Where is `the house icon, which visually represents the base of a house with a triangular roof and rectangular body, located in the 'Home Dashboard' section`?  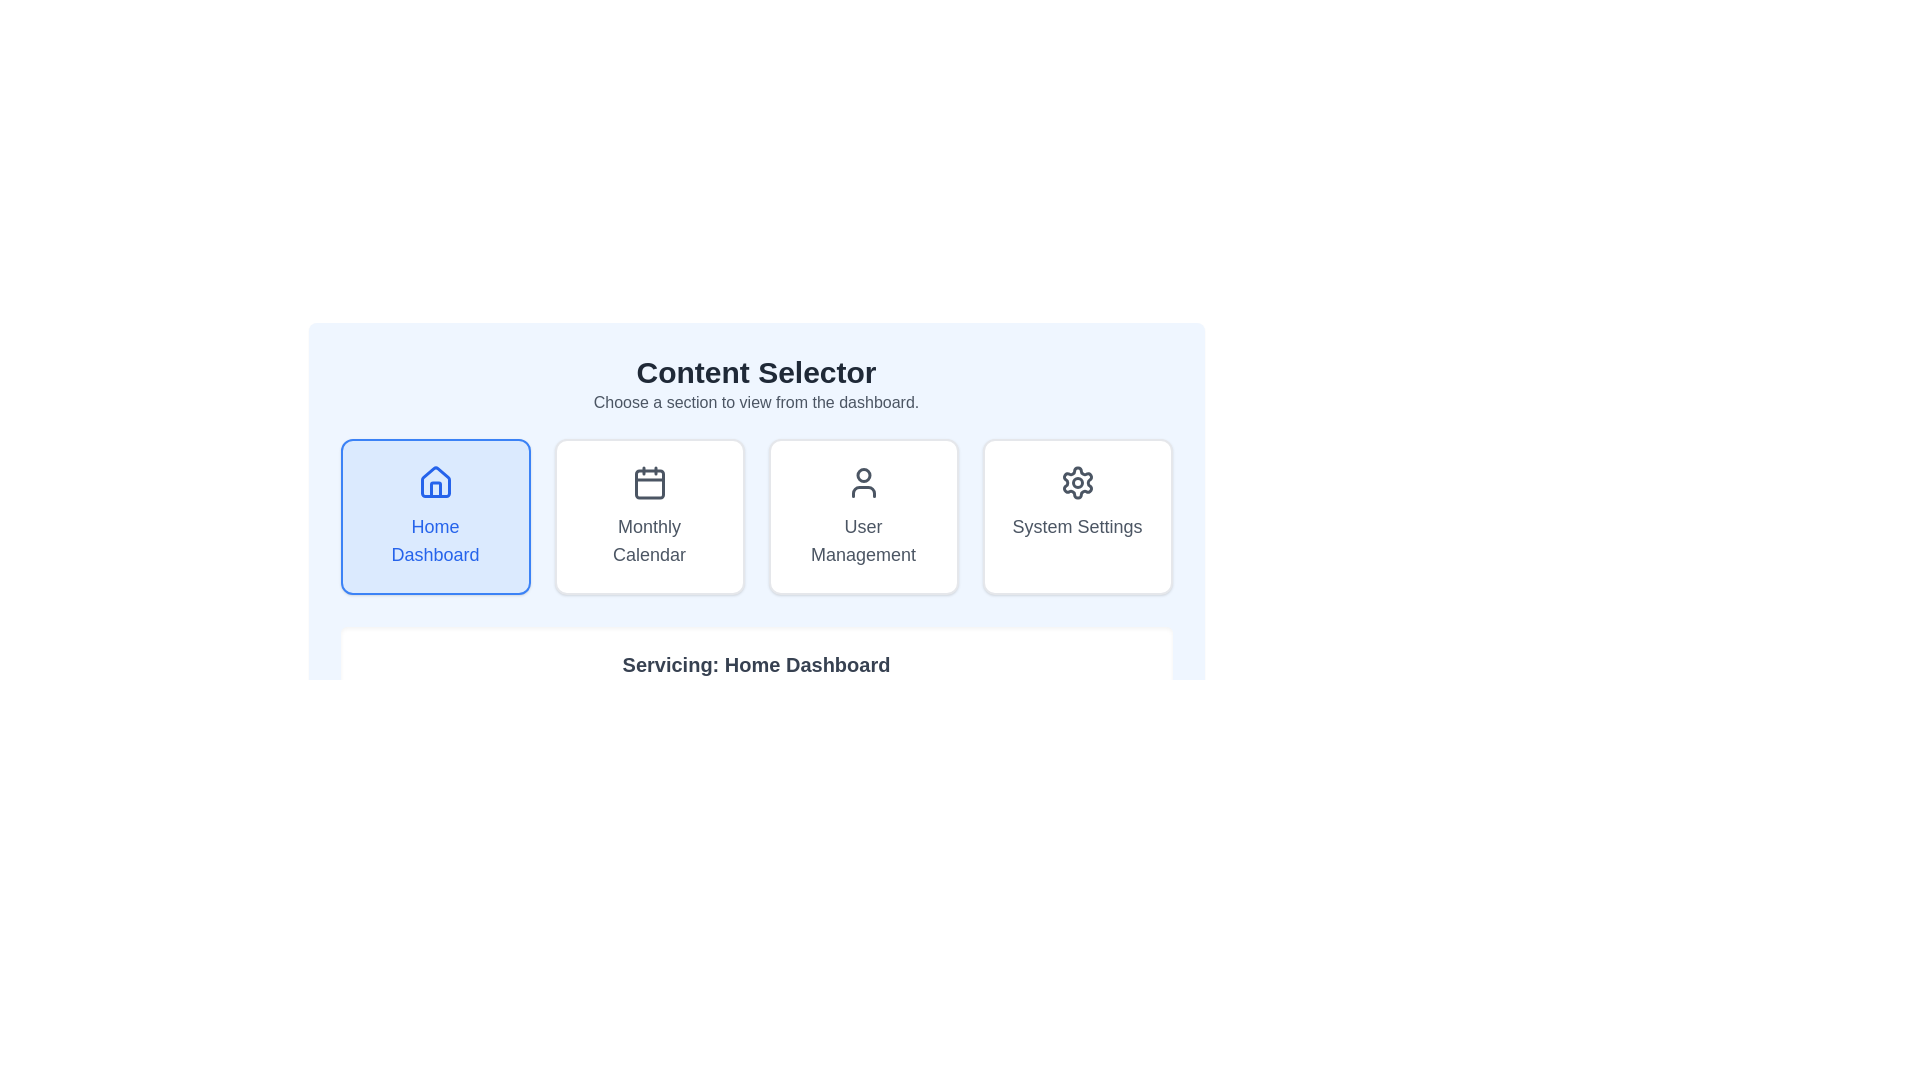 the house icon, which visually represents the base of a house with a triangular roof and rectangular body, located in the 'Home Dashboard' section is located at coordinates (434, 482).